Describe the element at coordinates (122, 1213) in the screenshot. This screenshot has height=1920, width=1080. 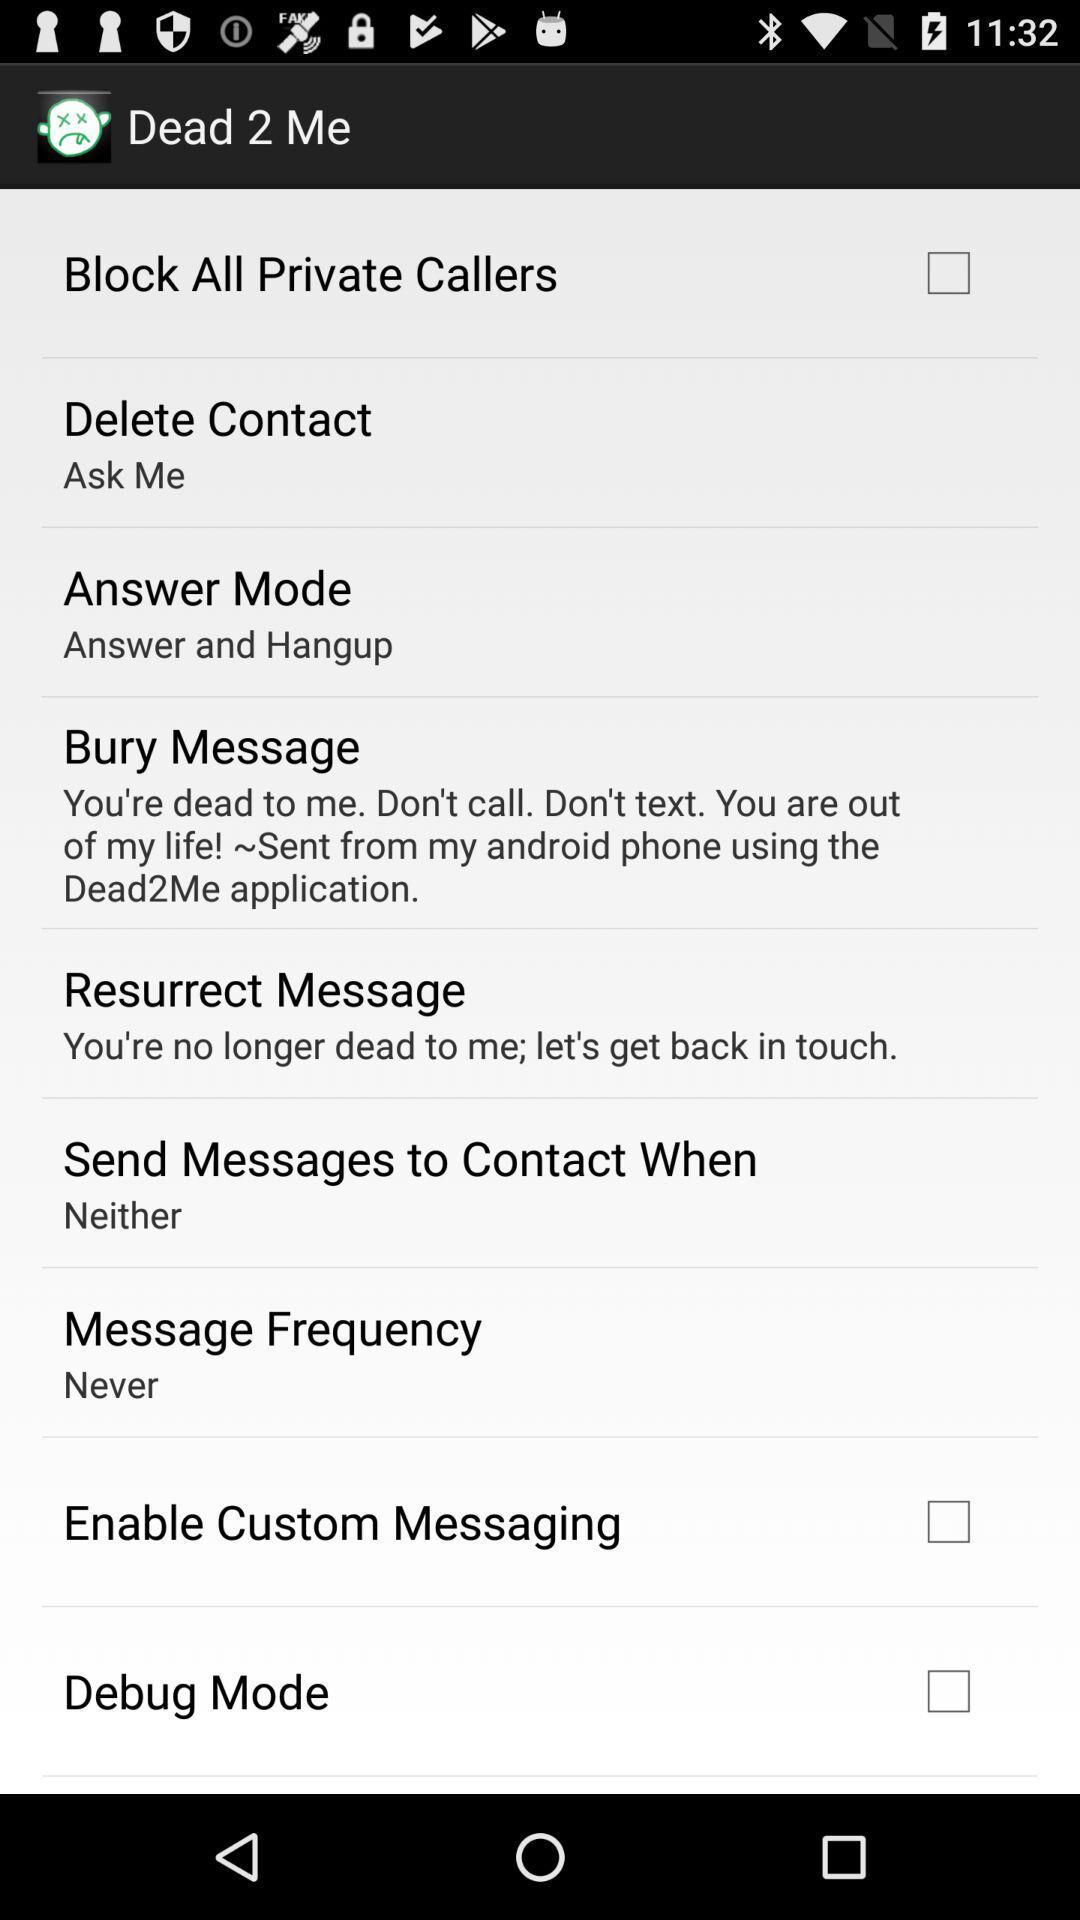
I see `the item below send messages to item` at that location.